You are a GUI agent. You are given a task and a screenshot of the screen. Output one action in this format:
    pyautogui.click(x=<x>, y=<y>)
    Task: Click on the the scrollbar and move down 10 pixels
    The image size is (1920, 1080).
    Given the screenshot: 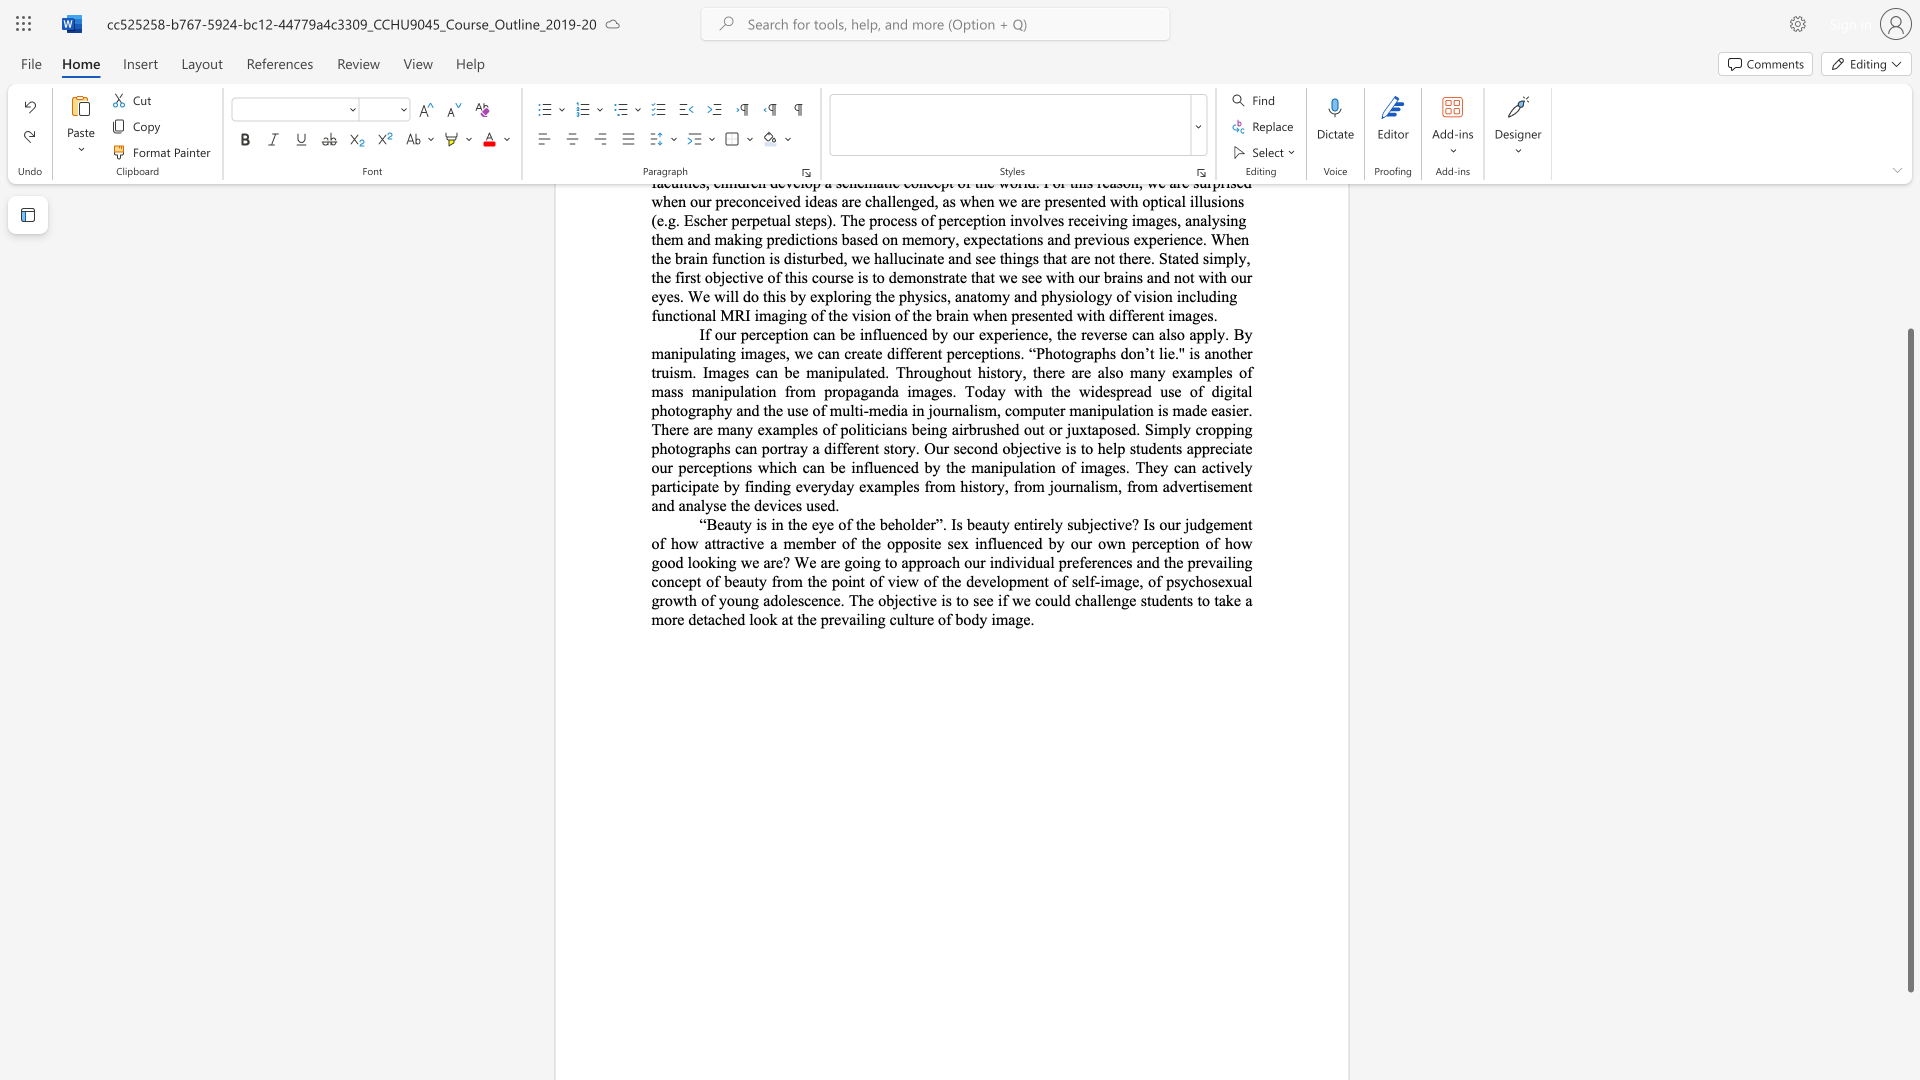 What is the action you would take?
    pyautogui.click(x=1909, y=660)
    